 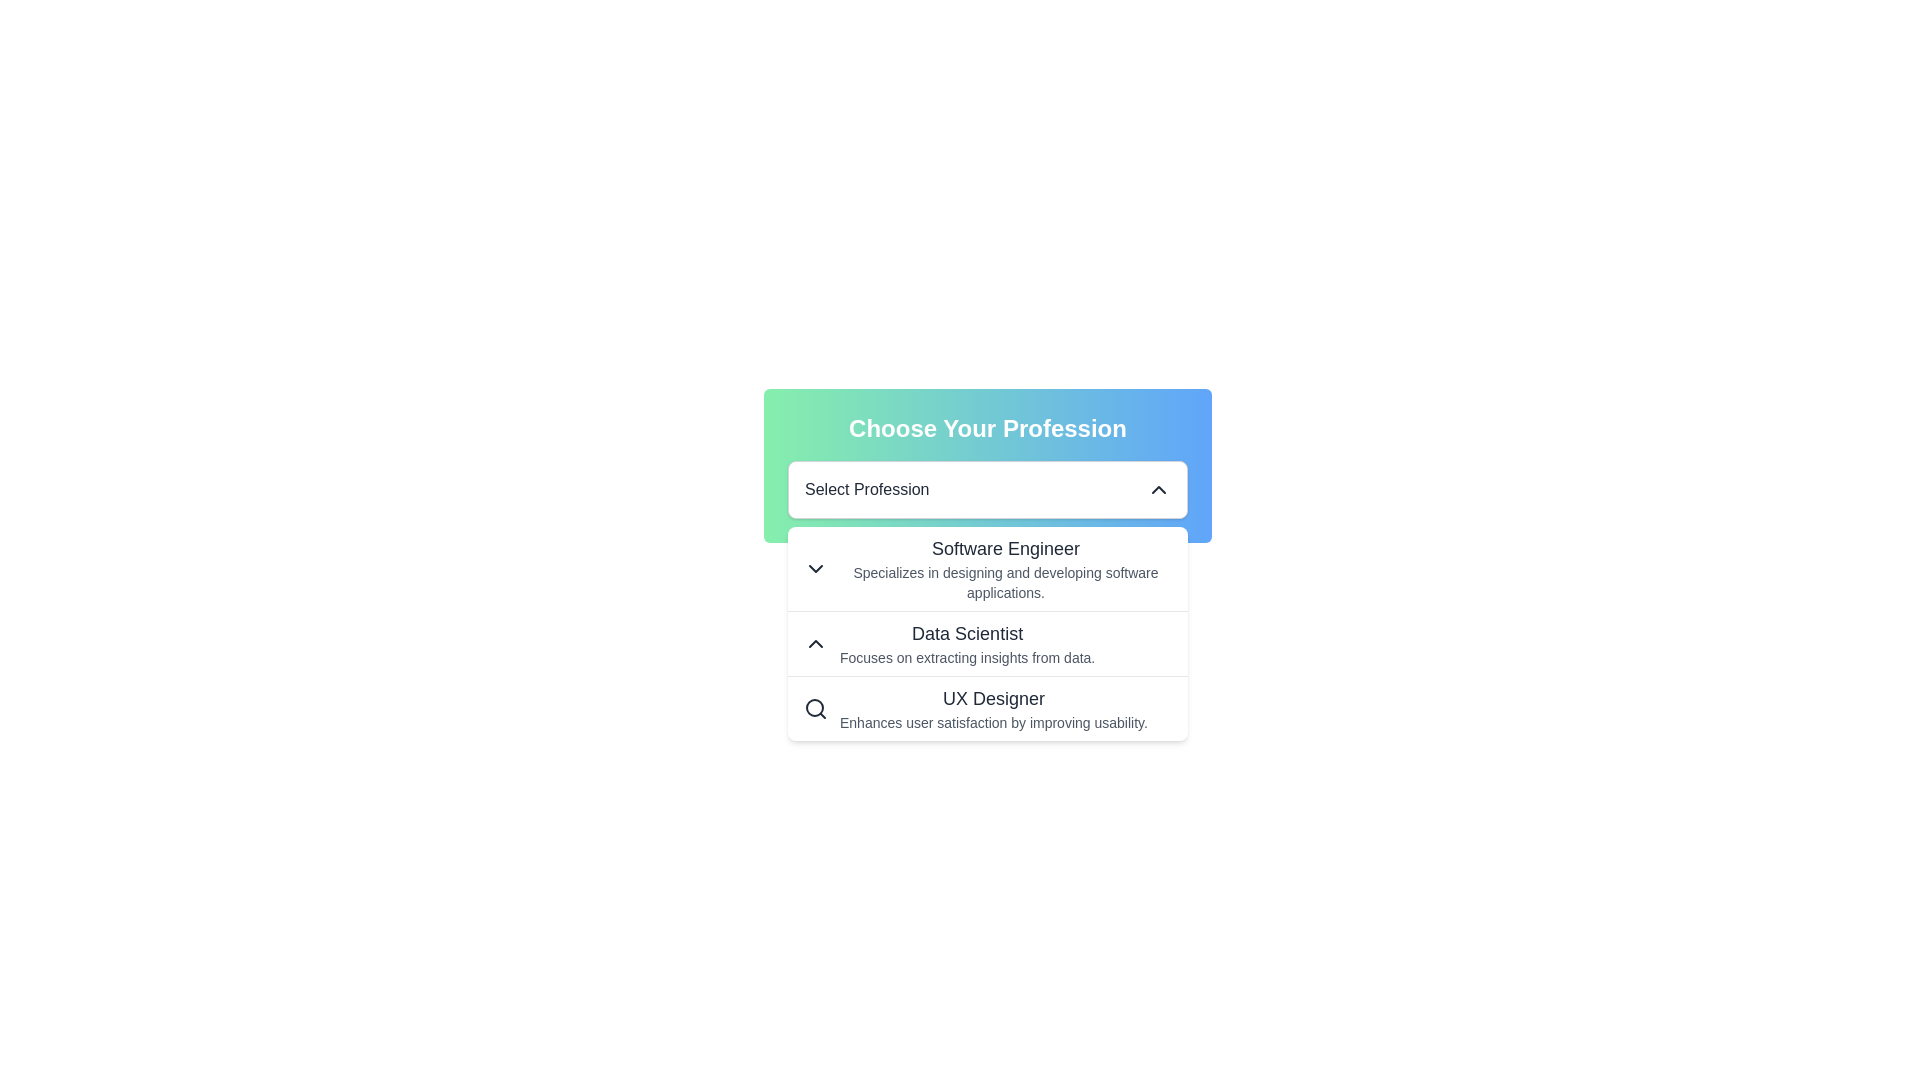 I want to click on the informational text element located under the 'UX Designer' item in the dropdown menu, which provides insights about the profession, so click(x=993, y=722).